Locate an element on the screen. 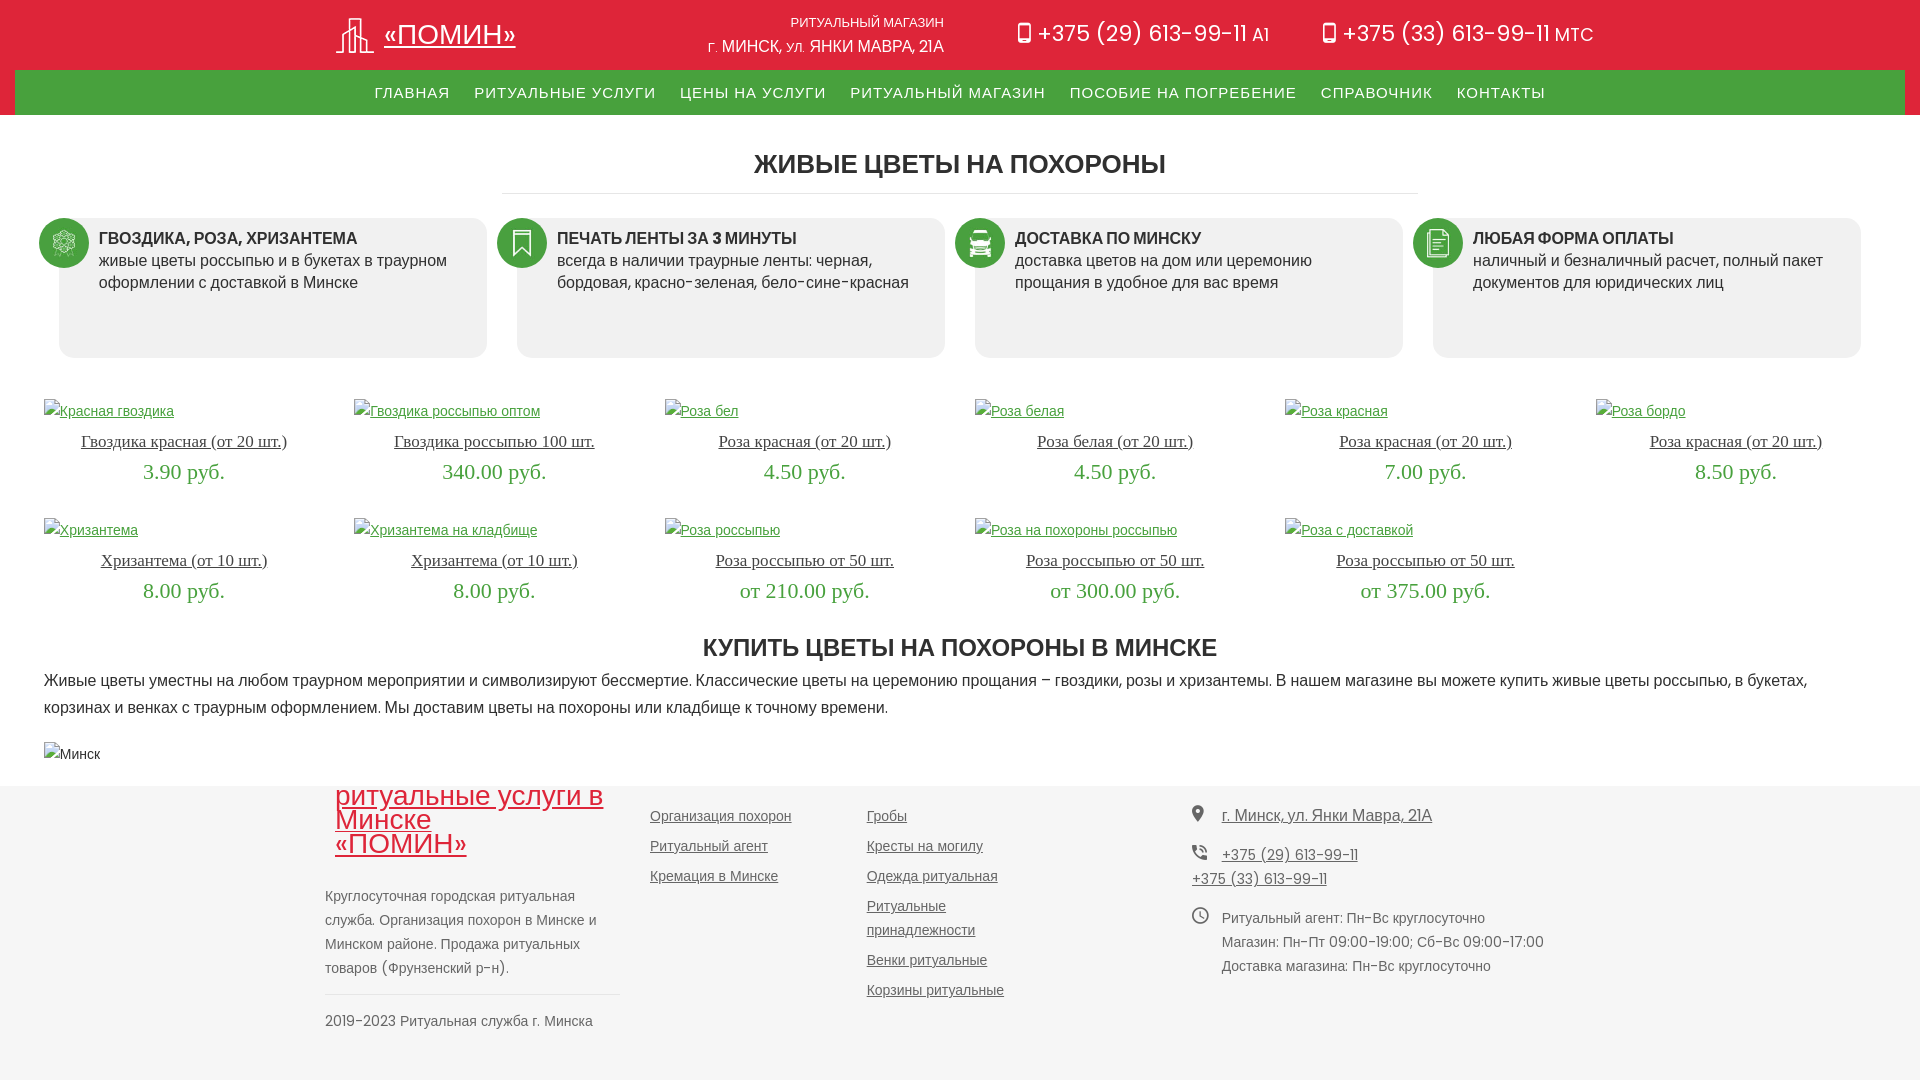  '+375 (33) 613-99-11' is located at coordinates (1191, 878).